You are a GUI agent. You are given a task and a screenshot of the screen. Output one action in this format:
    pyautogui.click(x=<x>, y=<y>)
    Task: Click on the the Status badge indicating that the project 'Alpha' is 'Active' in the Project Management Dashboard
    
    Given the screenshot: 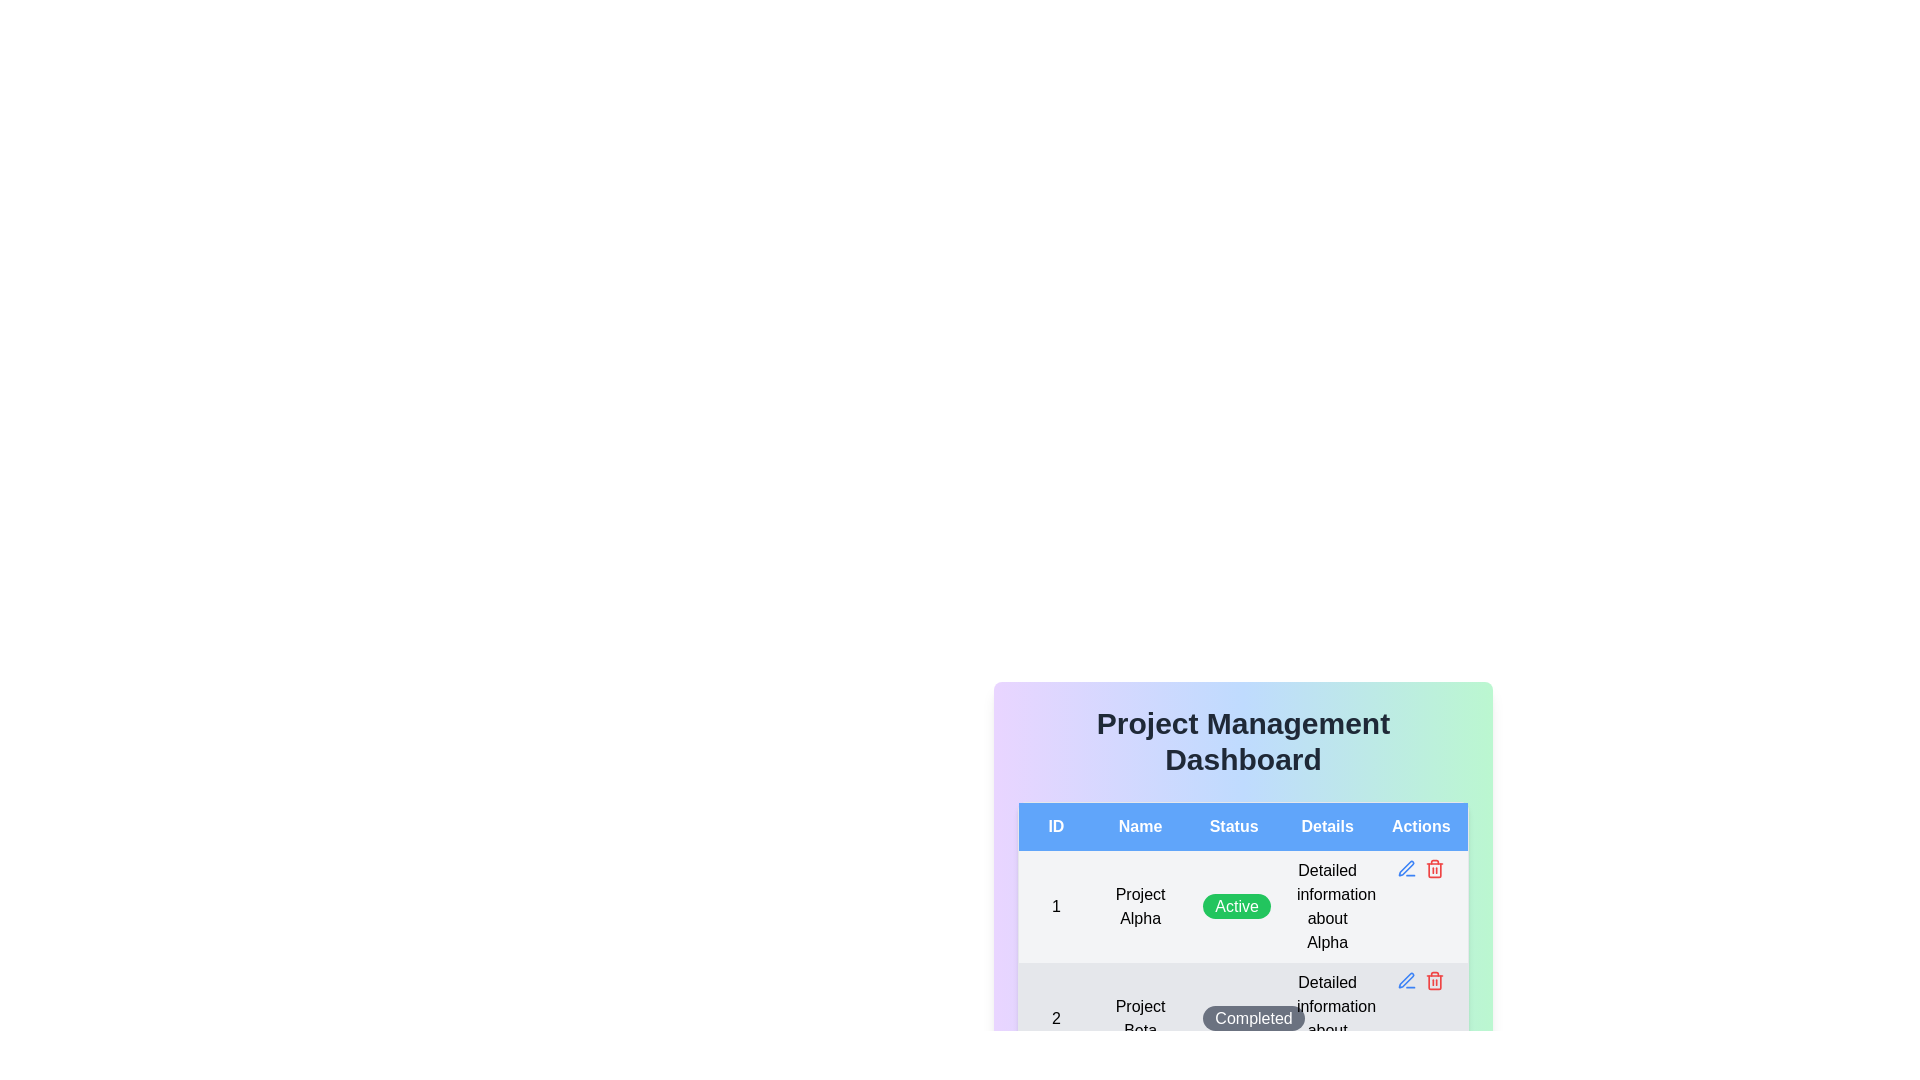 What is the action you would take?
    pyautogui.click(x=1236, y=906)
    